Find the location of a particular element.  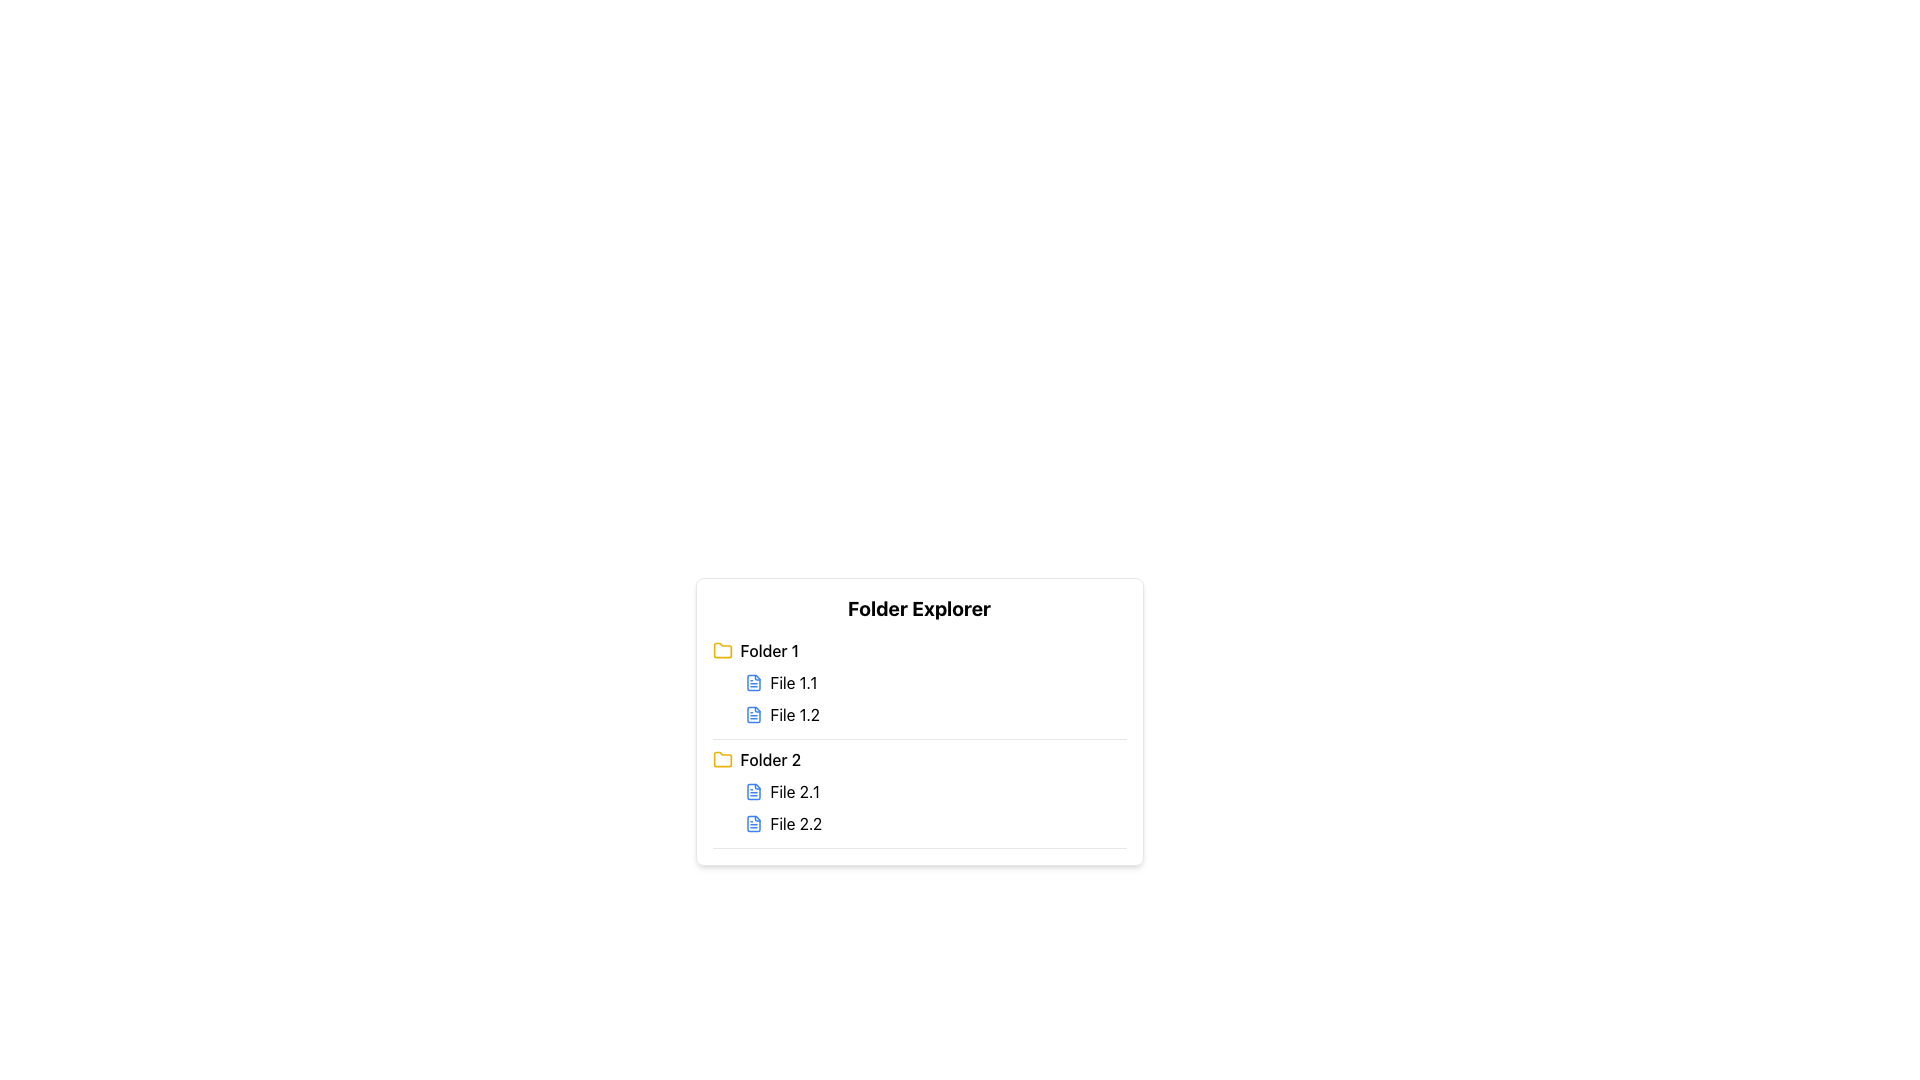

the file entry 'File 2.1' within the folder titled 'Folder 2' is located at coordinates (918, 797).